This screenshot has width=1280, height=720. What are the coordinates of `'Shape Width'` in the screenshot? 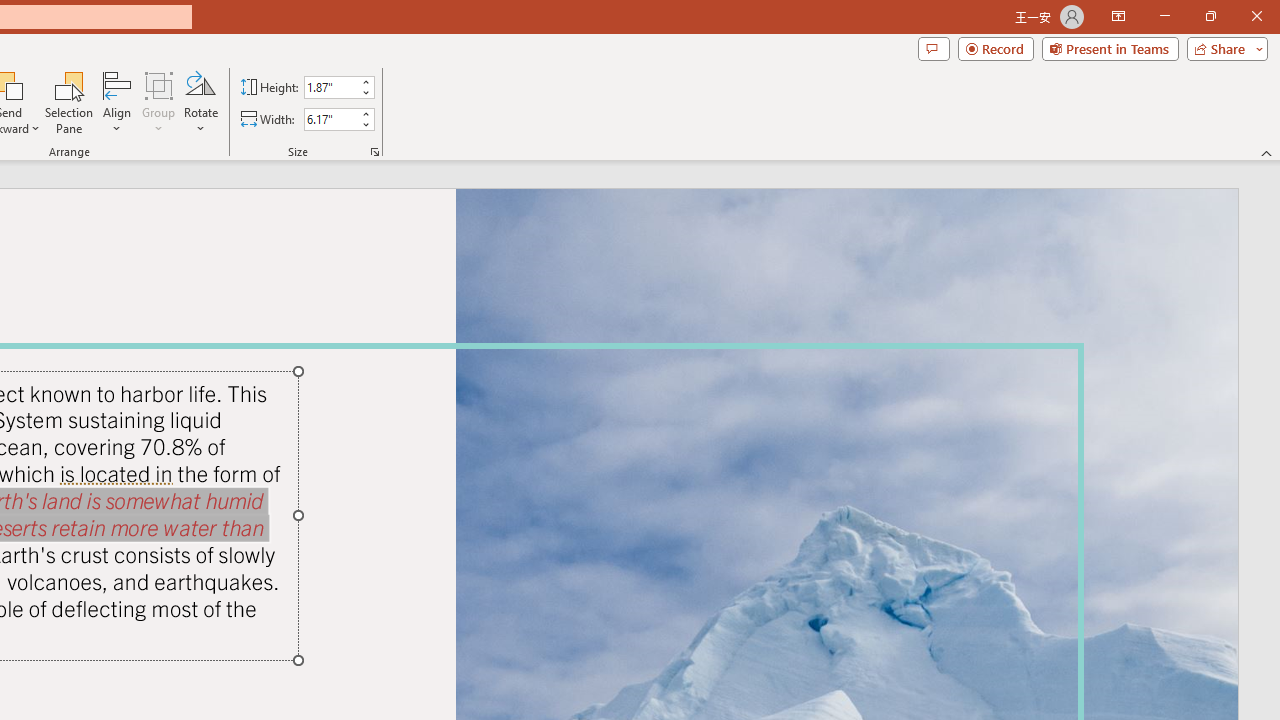 It's located at (330, 119).